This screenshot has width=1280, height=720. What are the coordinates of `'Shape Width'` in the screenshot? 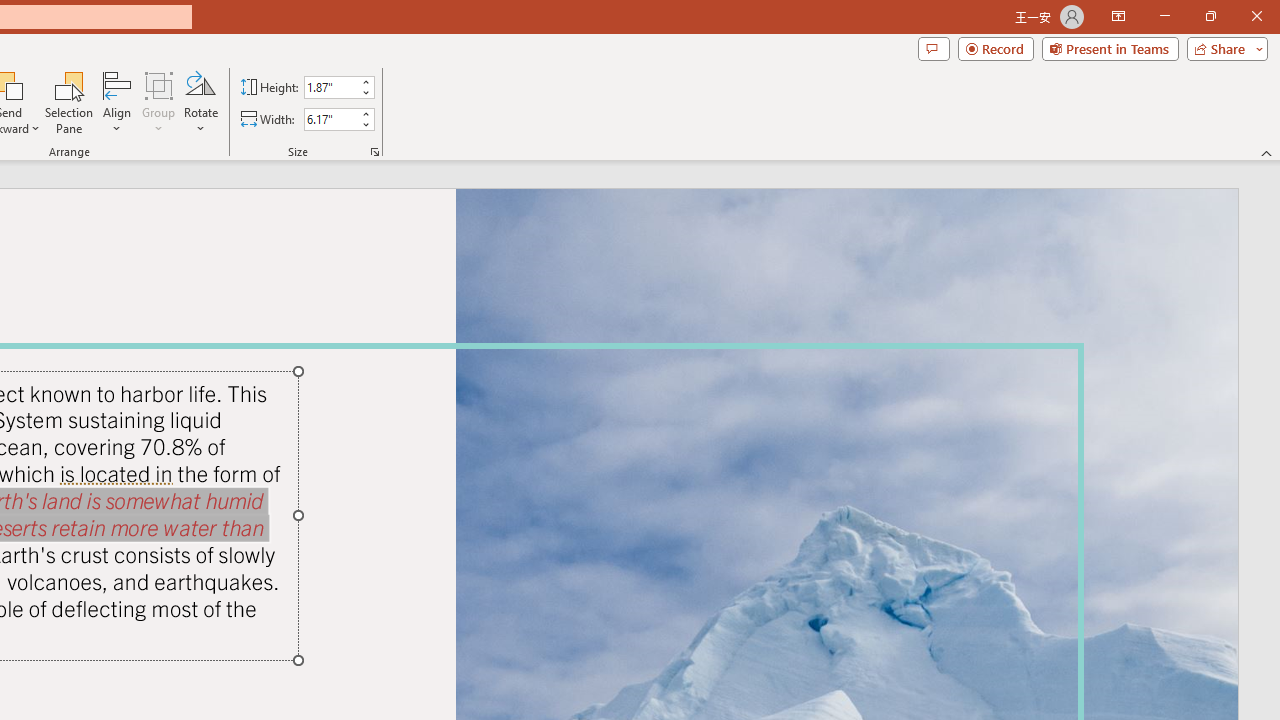 It's located at (330, 119).